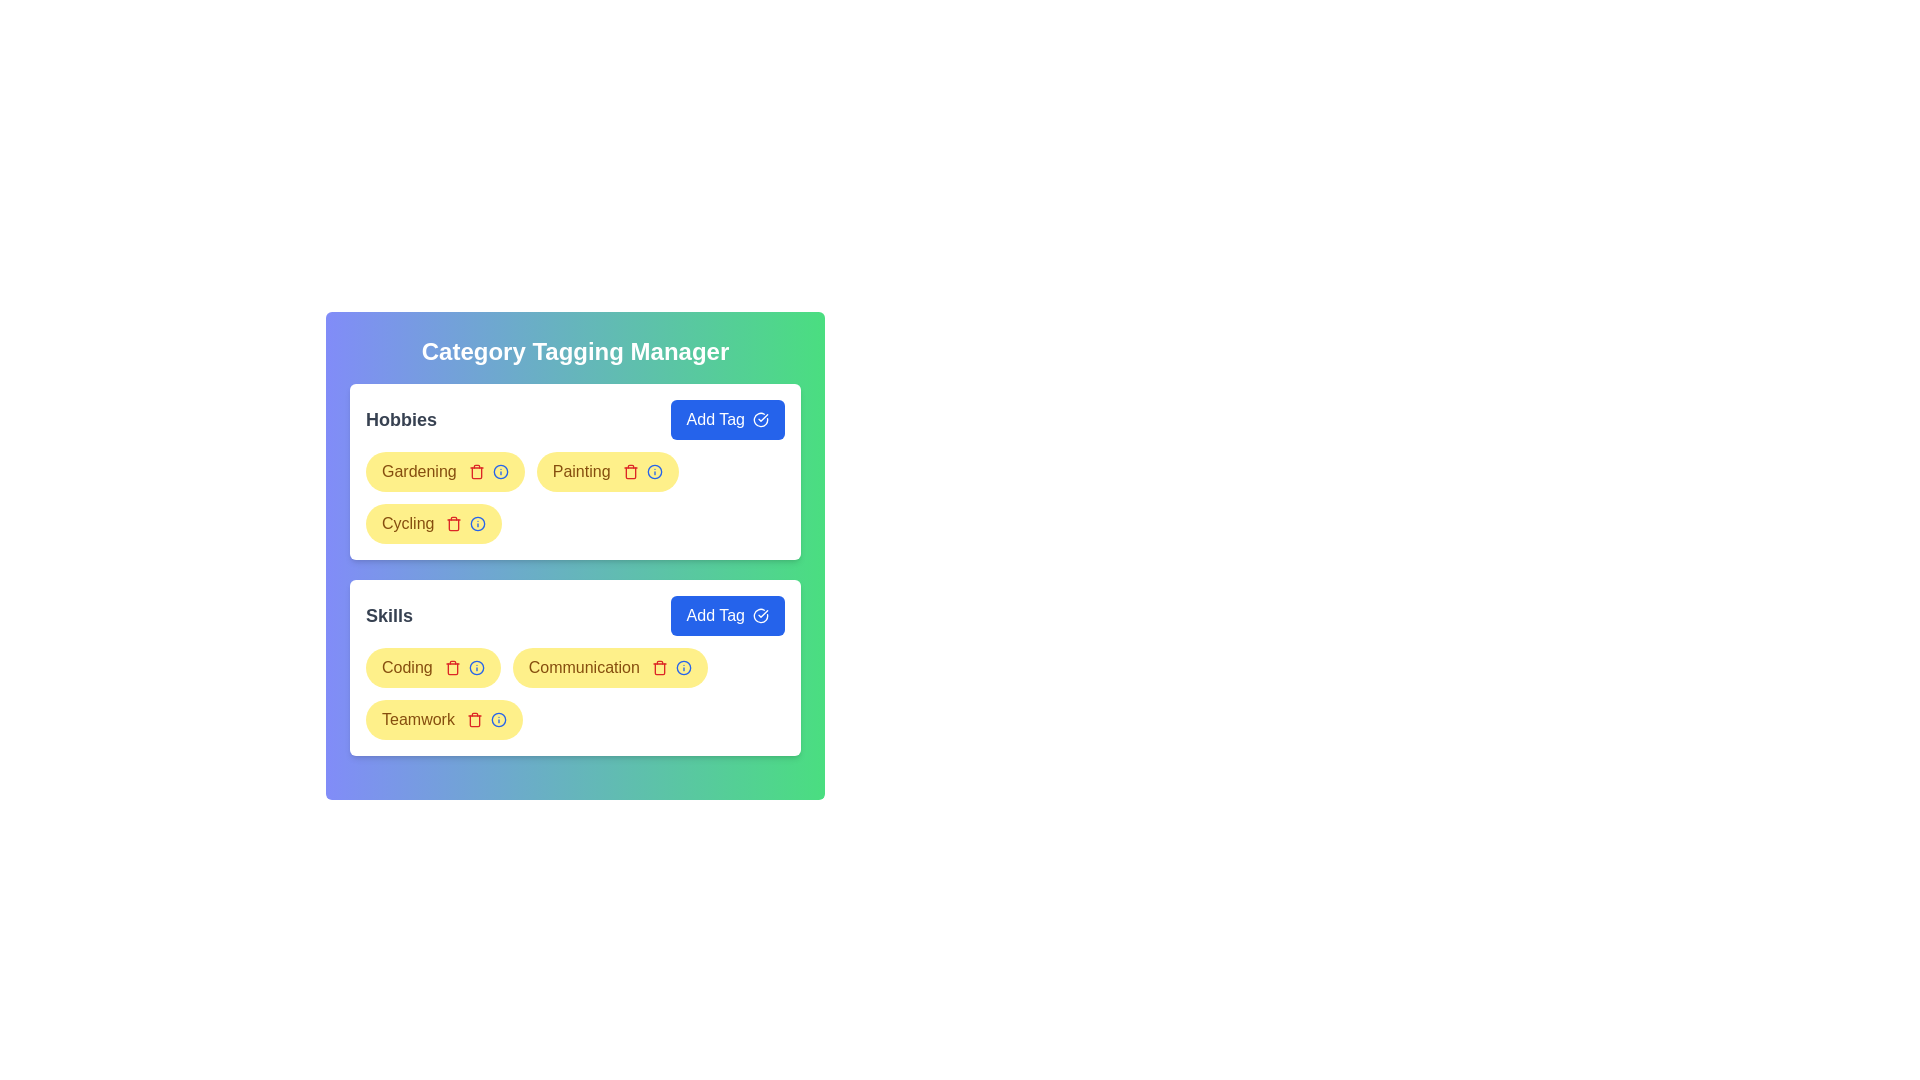 Image resolution: width=1920 pixels, height=1080 pixels. Describe the element at coordinates (475, 471) in the screenshot. I see `the trash icon button, which is visually represented in red and located next to the text 'Gardening' within the 'Hobbies' category` at that location.